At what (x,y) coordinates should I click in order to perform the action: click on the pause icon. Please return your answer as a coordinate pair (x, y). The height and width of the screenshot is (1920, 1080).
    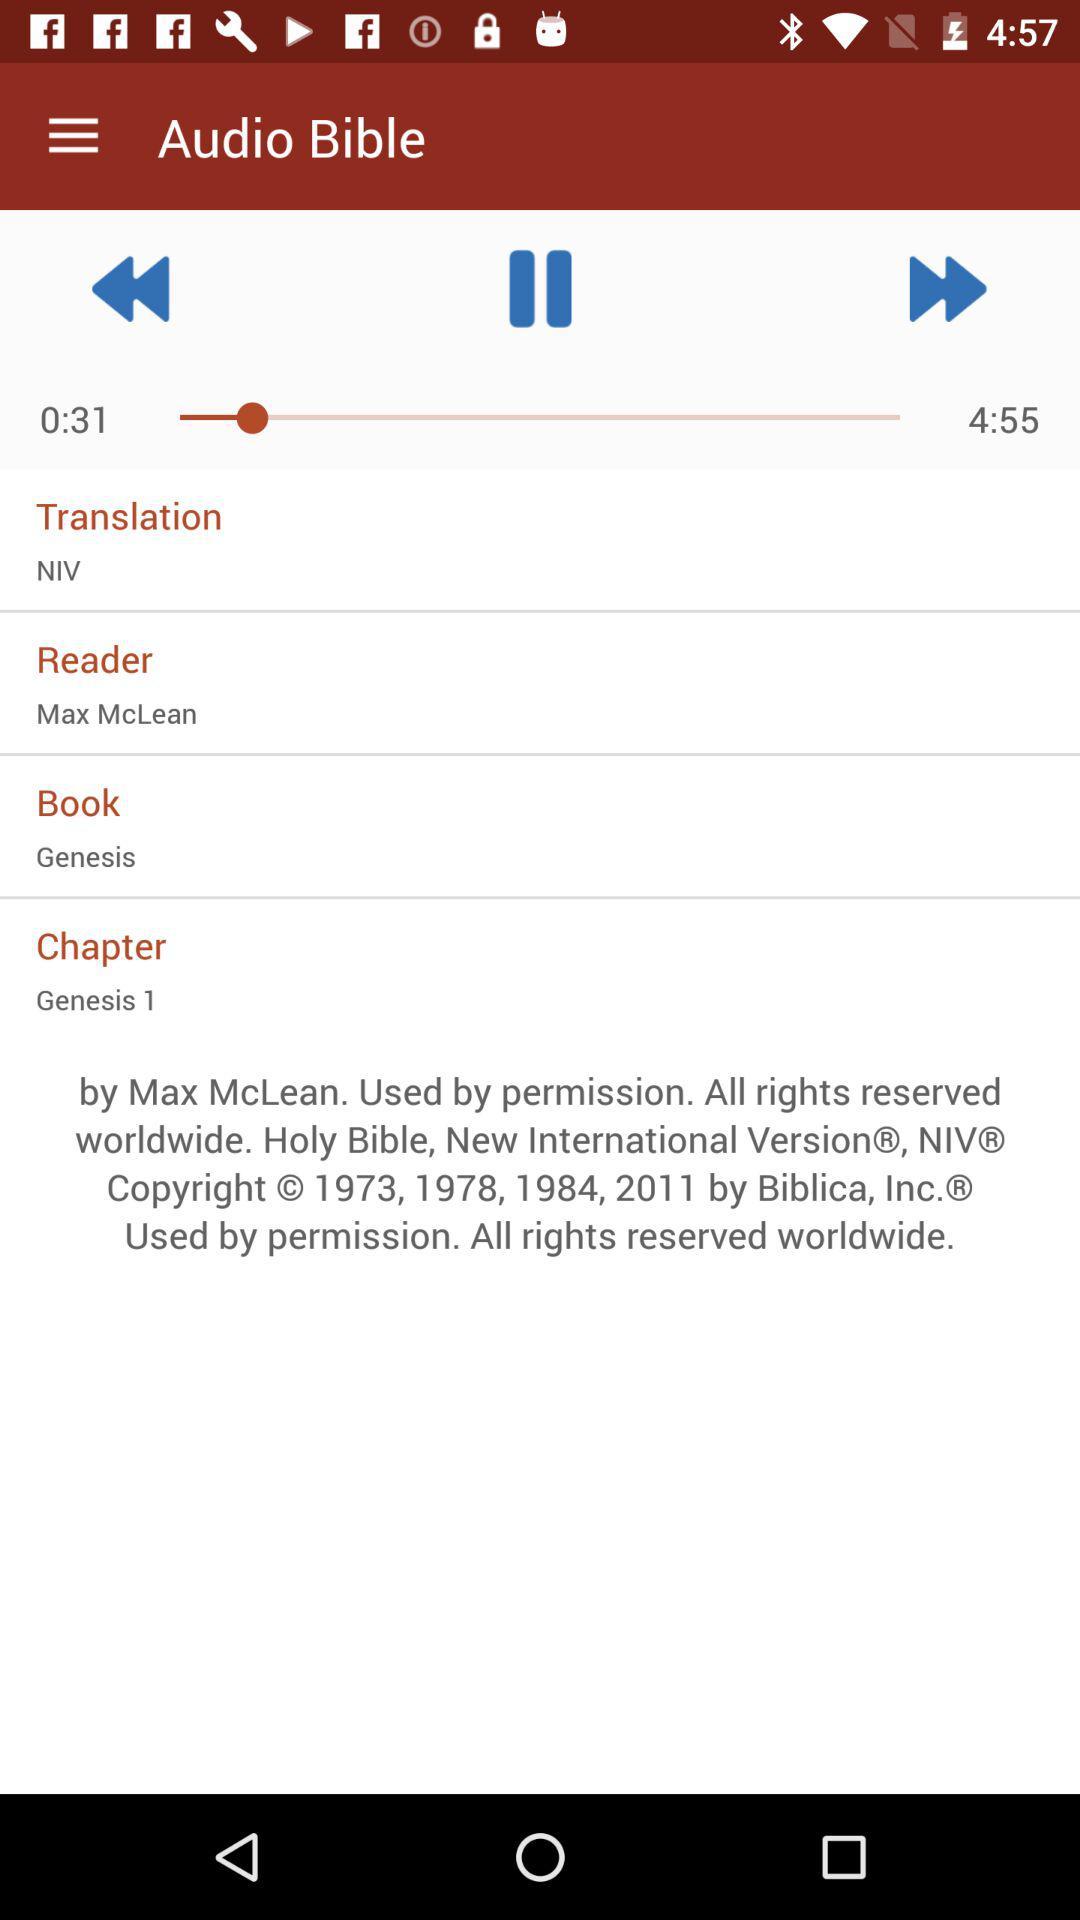
    Looking at the image, I should click on (540, 287).